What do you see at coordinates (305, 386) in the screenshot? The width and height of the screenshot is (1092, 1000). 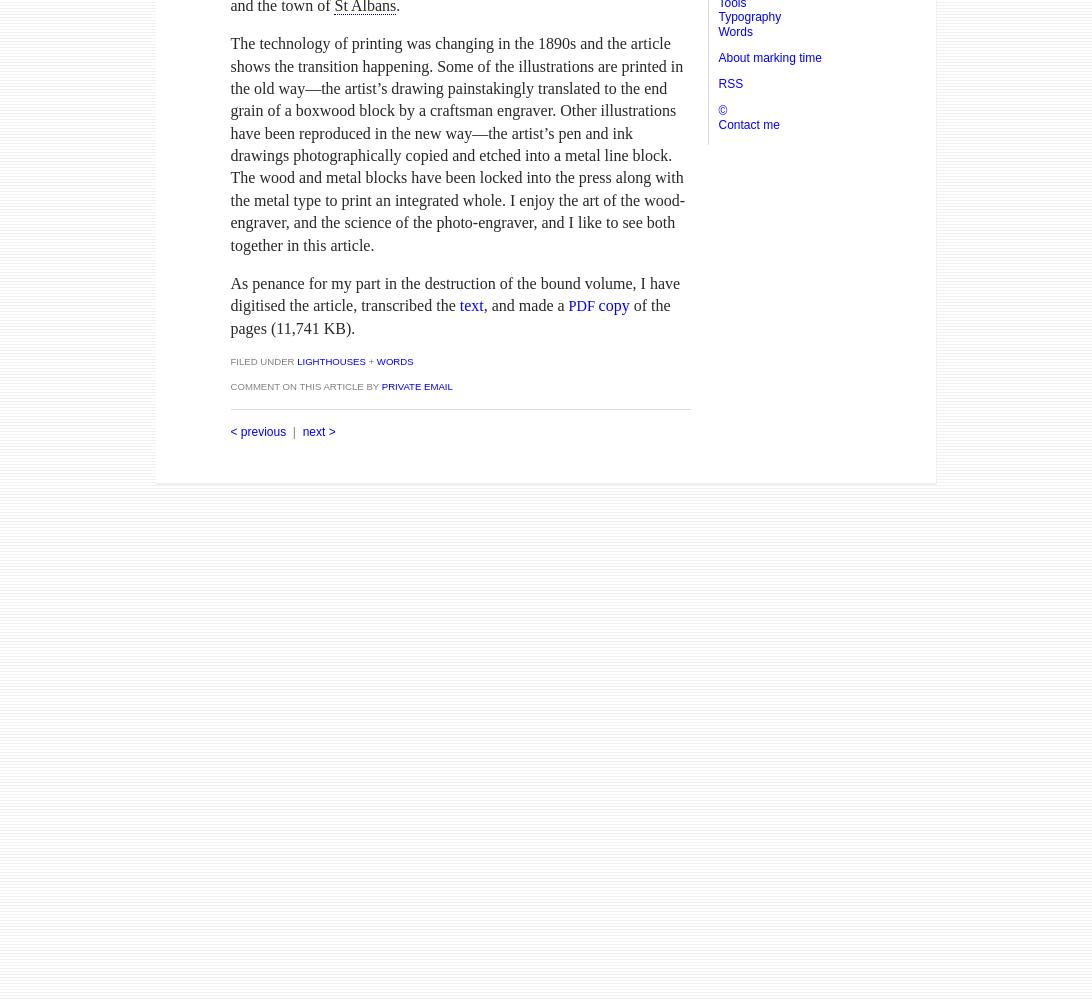 I see `'comment on this article by'` at bounding box center [305, 386].